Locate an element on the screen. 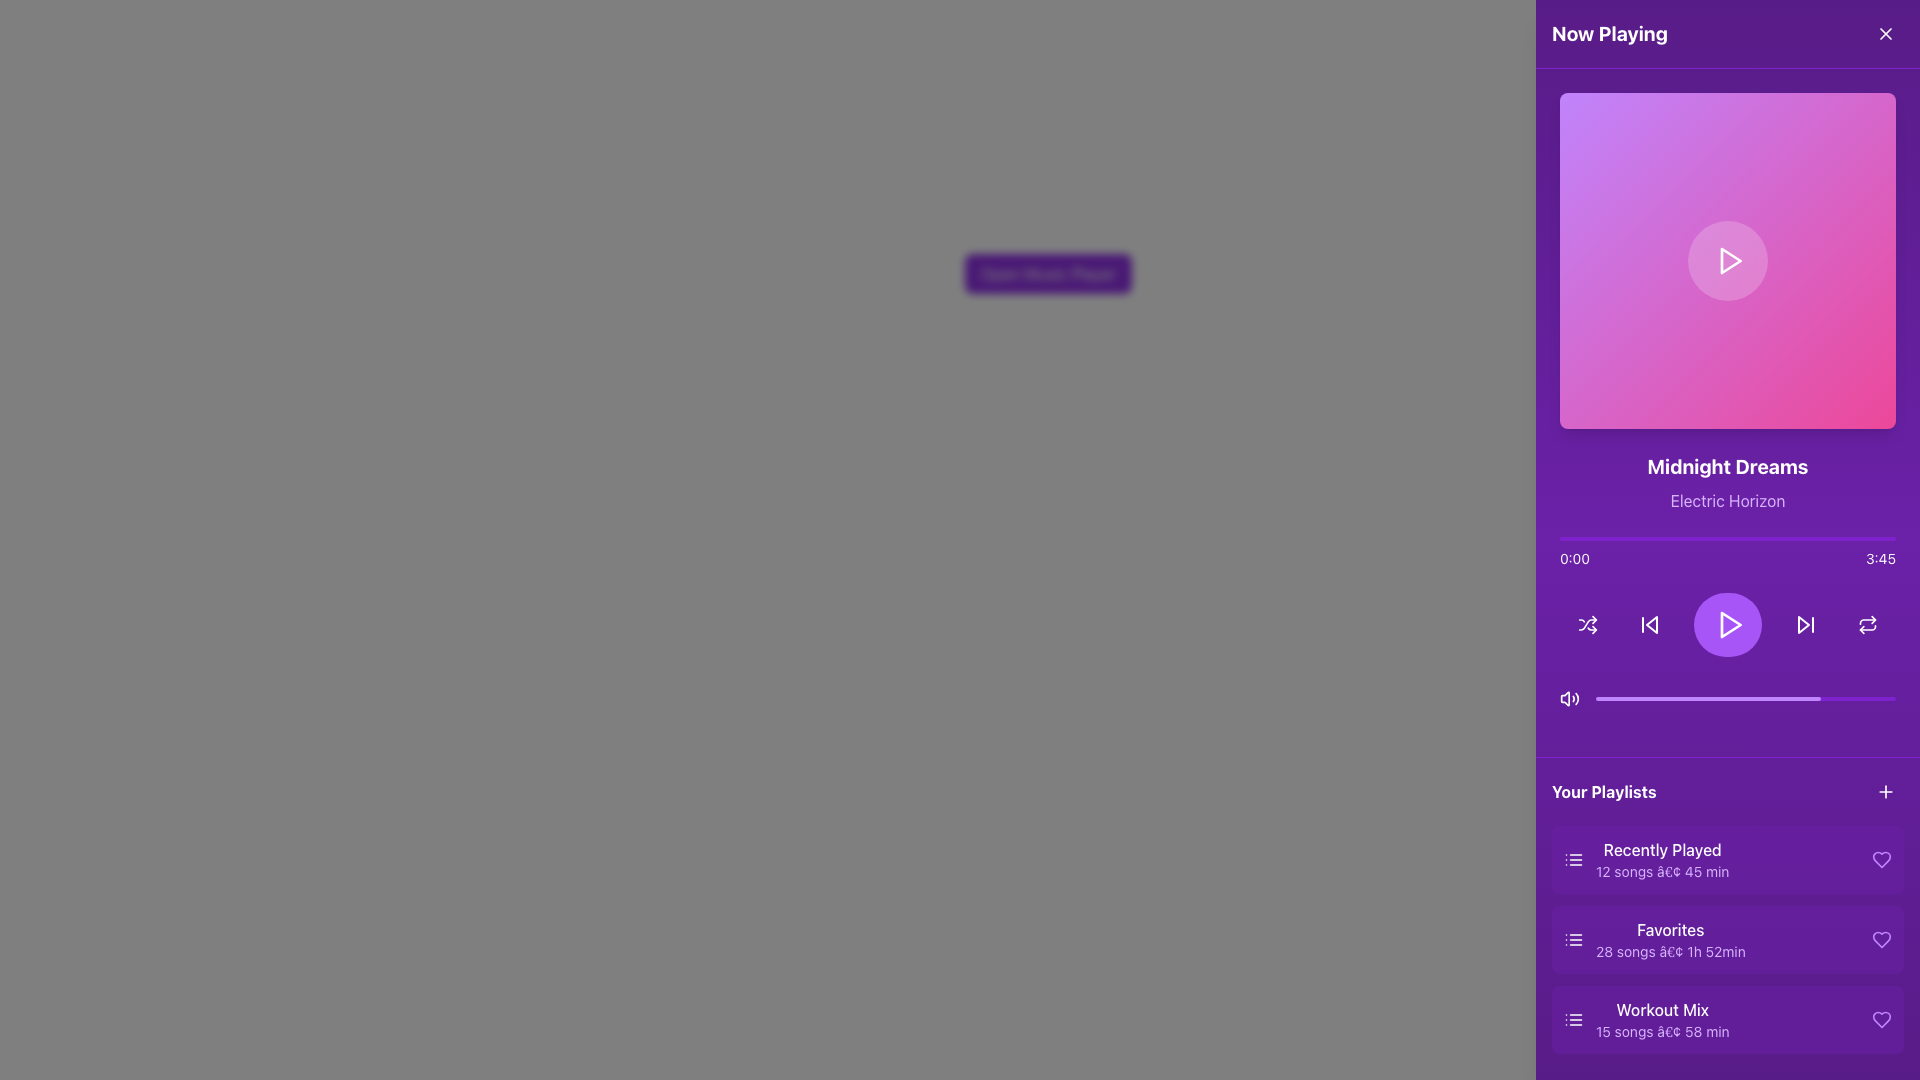 The width and height of the screenshot is (1920, 1080). the 'Your Playlists' label displayed in bold white text on a purple background located in the sidebar header section is located at coordinates (1604, 790).